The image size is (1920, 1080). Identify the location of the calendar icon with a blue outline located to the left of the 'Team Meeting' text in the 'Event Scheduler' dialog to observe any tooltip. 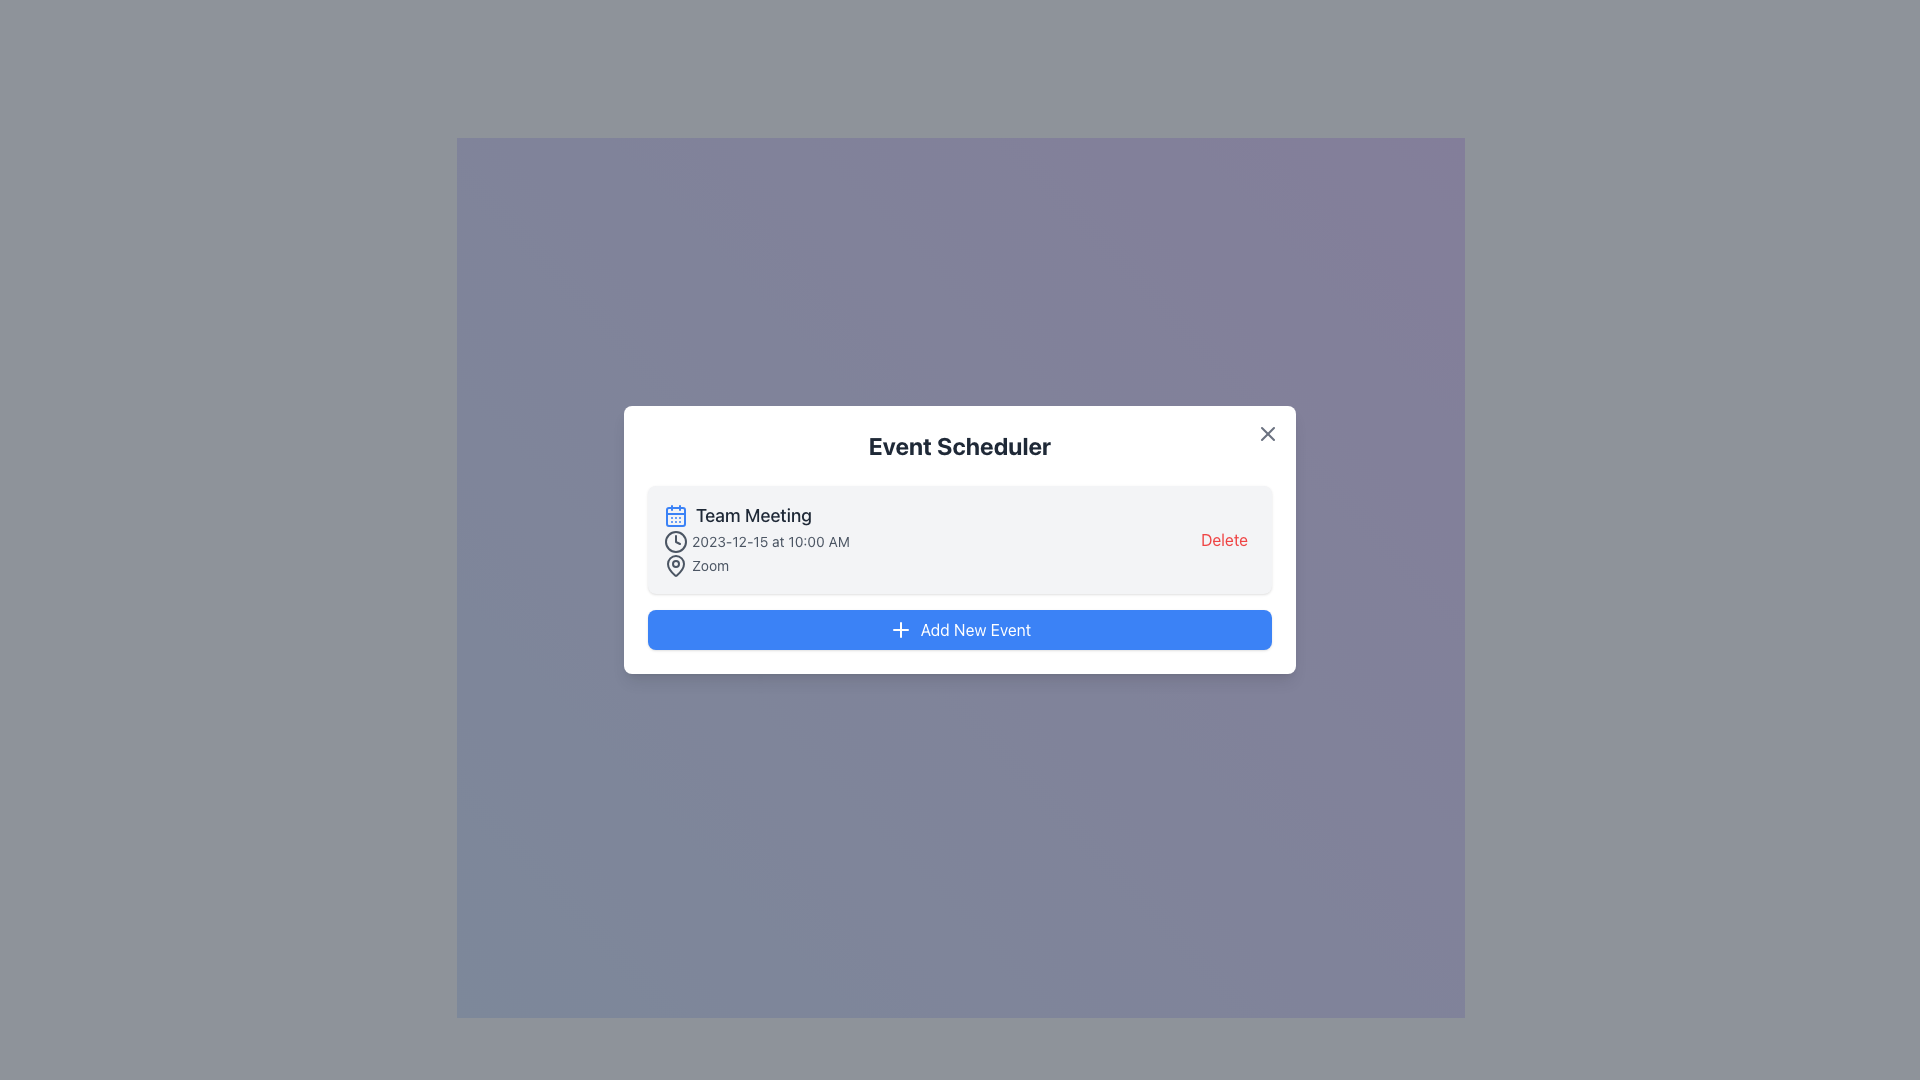
(676, 515).